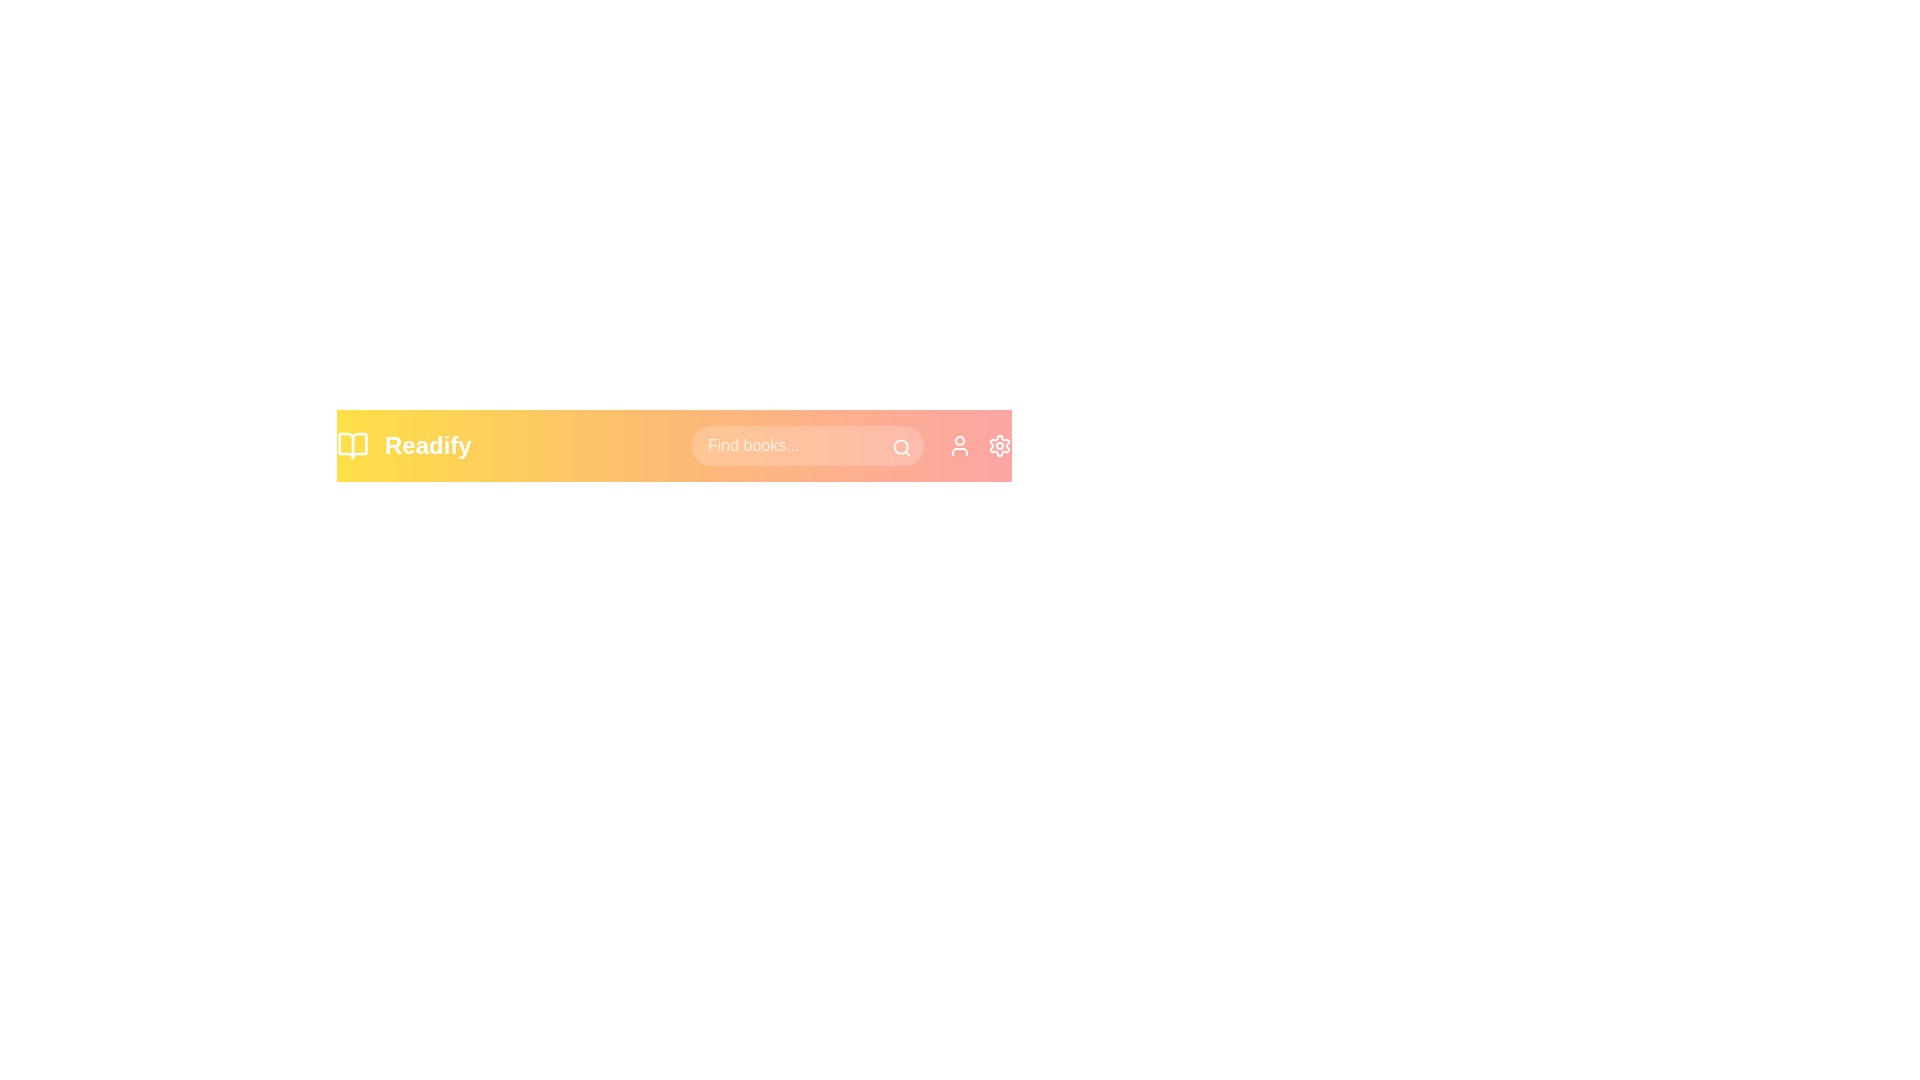  What do you see at coordinates (426, 445) in the screenshot?
I see `the 'Readify' text to explore app branding` at bounding box center [426, 445].